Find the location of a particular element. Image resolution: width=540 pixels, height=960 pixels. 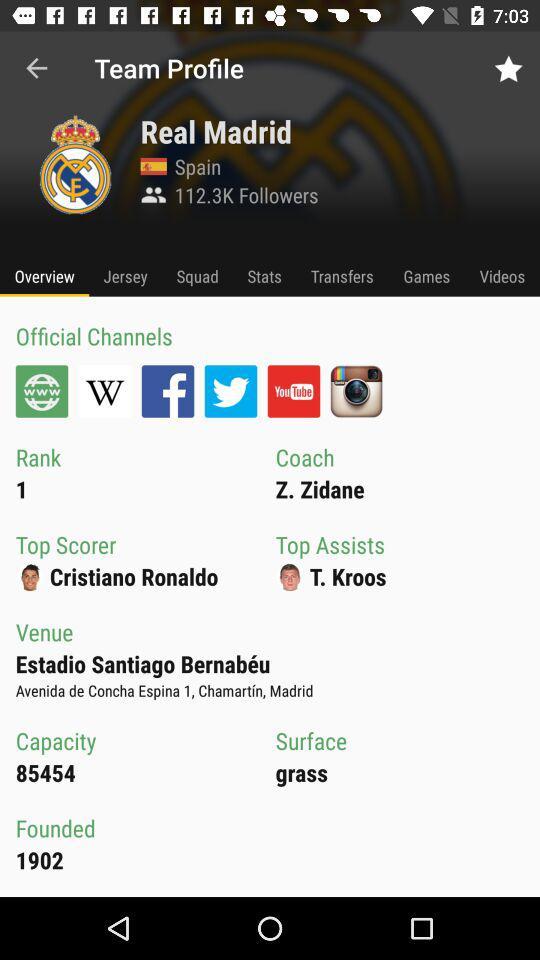

the globe icon is located at coordinates (42, 390).